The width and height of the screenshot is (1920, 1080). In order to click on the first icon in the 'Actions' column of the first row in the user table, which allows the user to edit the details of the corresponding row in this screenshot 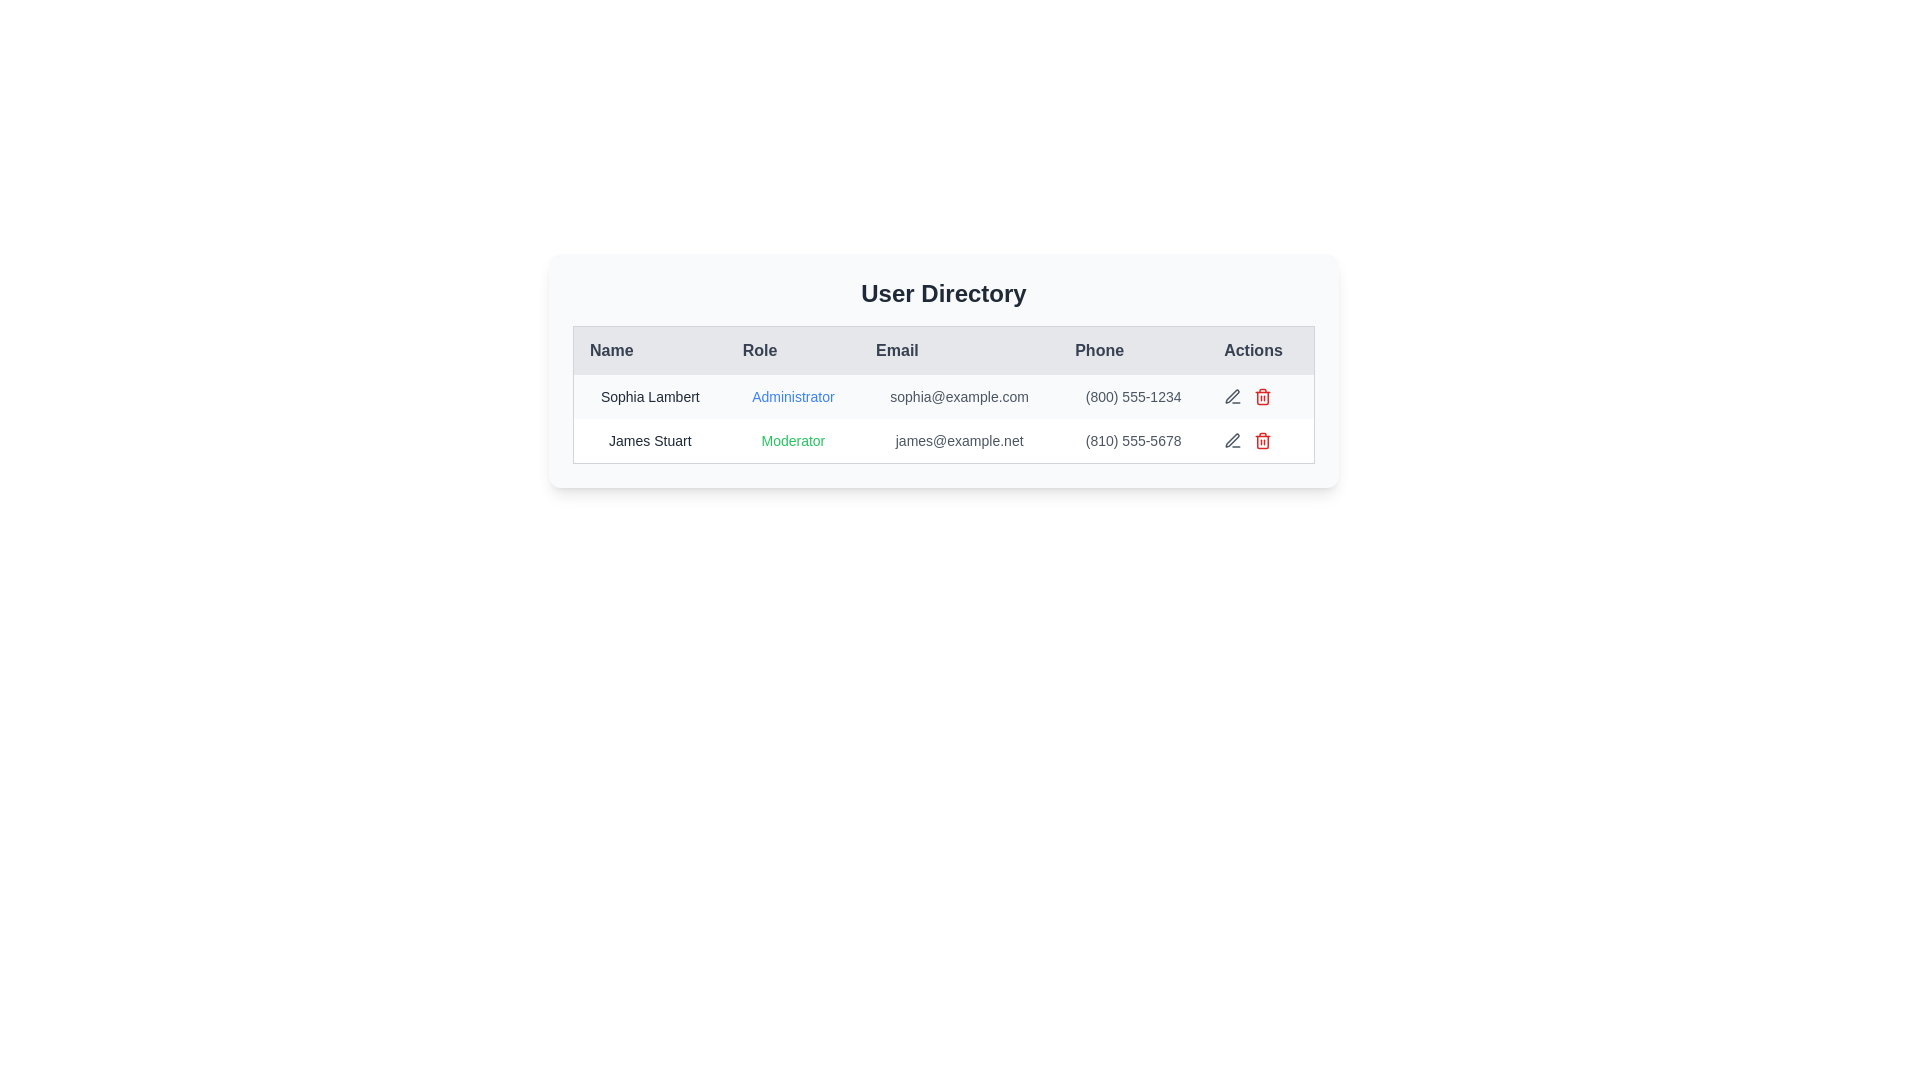, I will do `click(1232, 439)`.